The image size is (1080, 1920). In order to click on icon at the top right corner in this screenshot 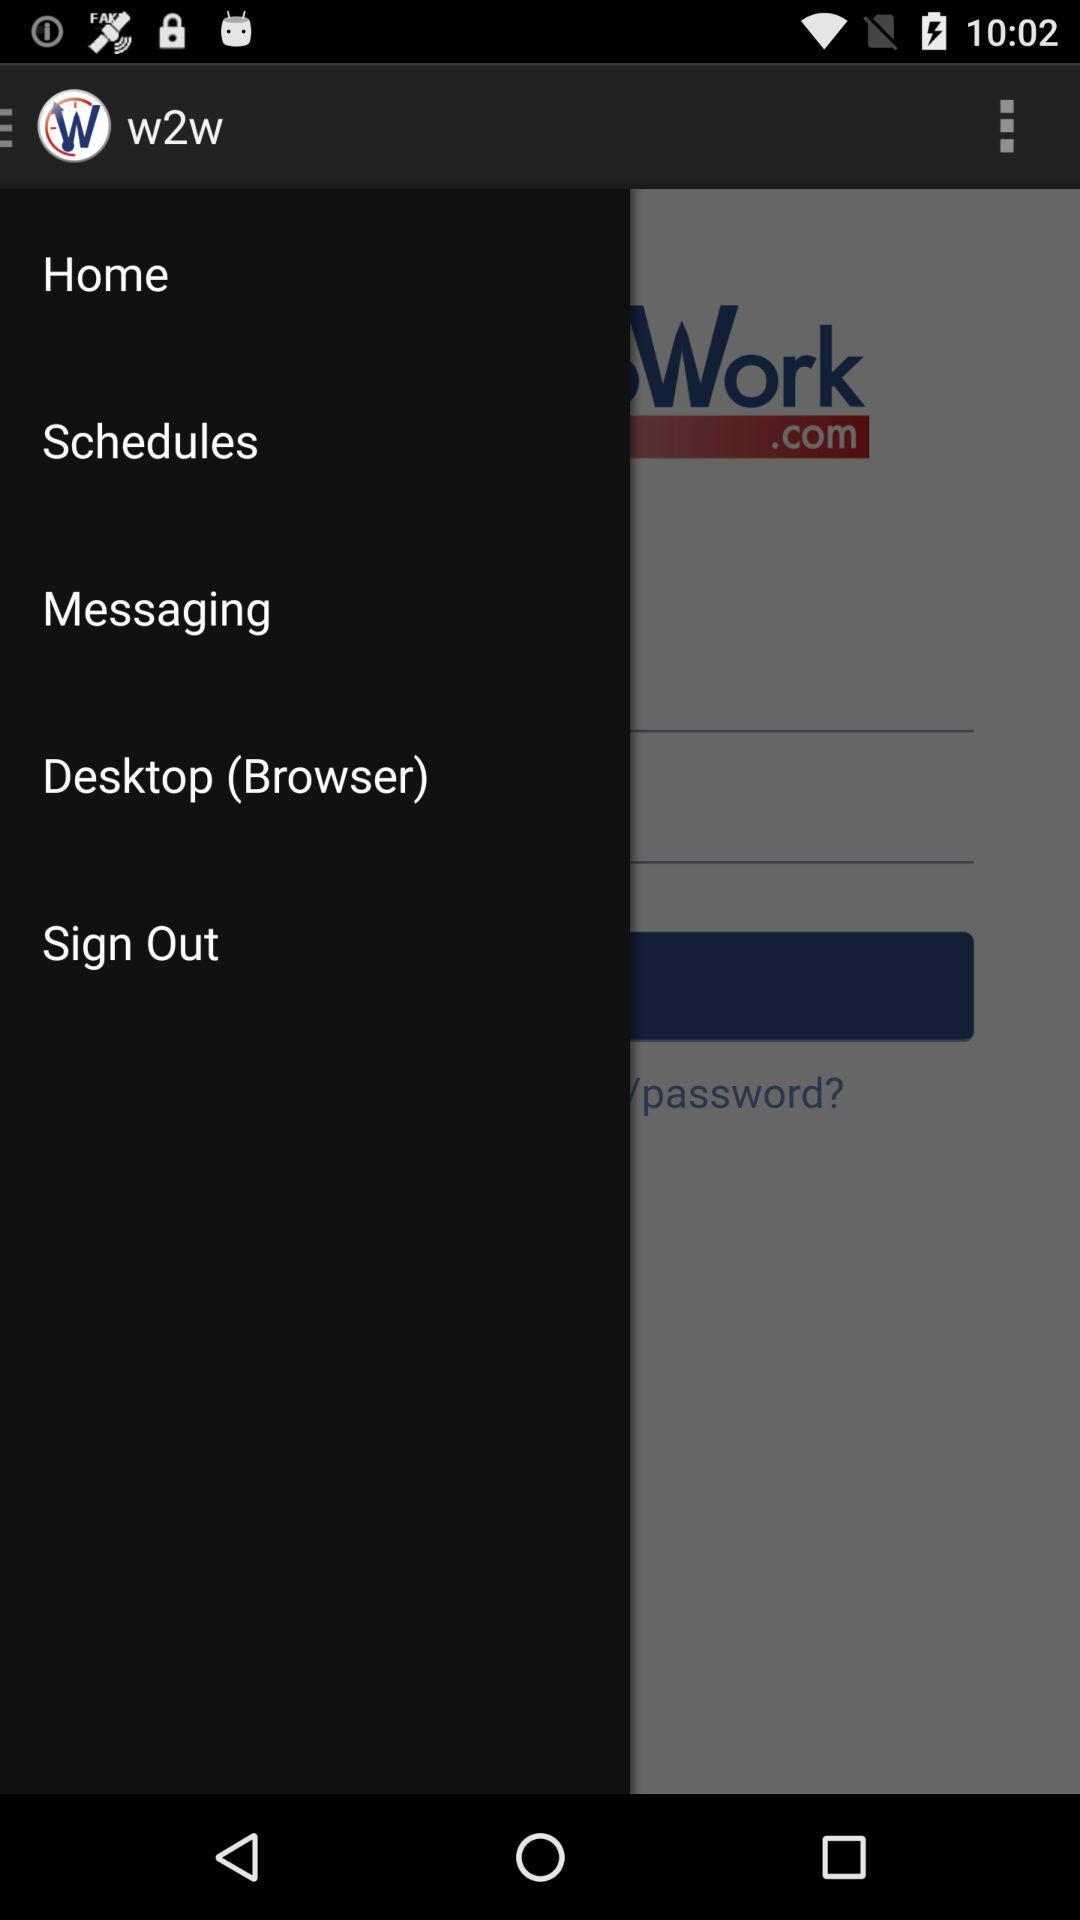, I will do `click(1006, 124)`.